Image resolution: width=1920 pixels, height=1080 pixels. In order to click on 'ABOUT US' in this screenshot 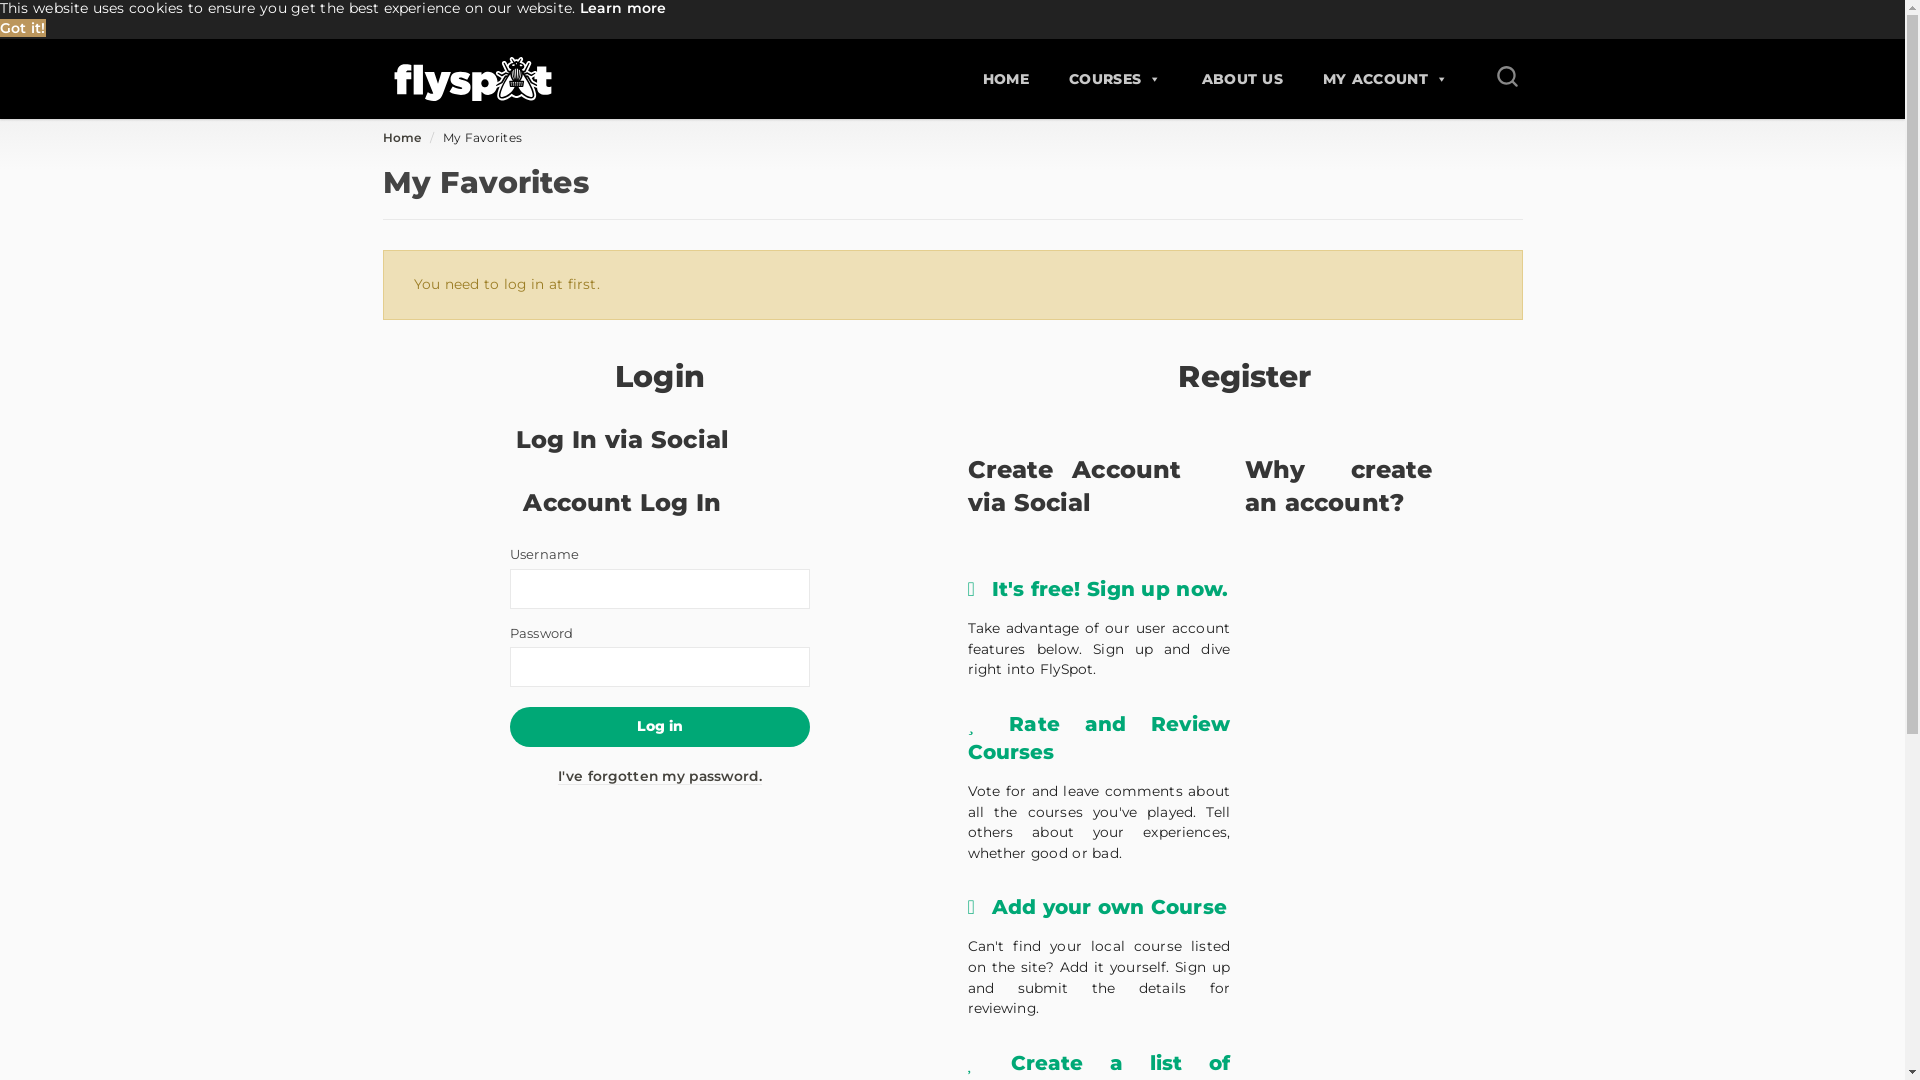, I will do `click(1241, 77)`.